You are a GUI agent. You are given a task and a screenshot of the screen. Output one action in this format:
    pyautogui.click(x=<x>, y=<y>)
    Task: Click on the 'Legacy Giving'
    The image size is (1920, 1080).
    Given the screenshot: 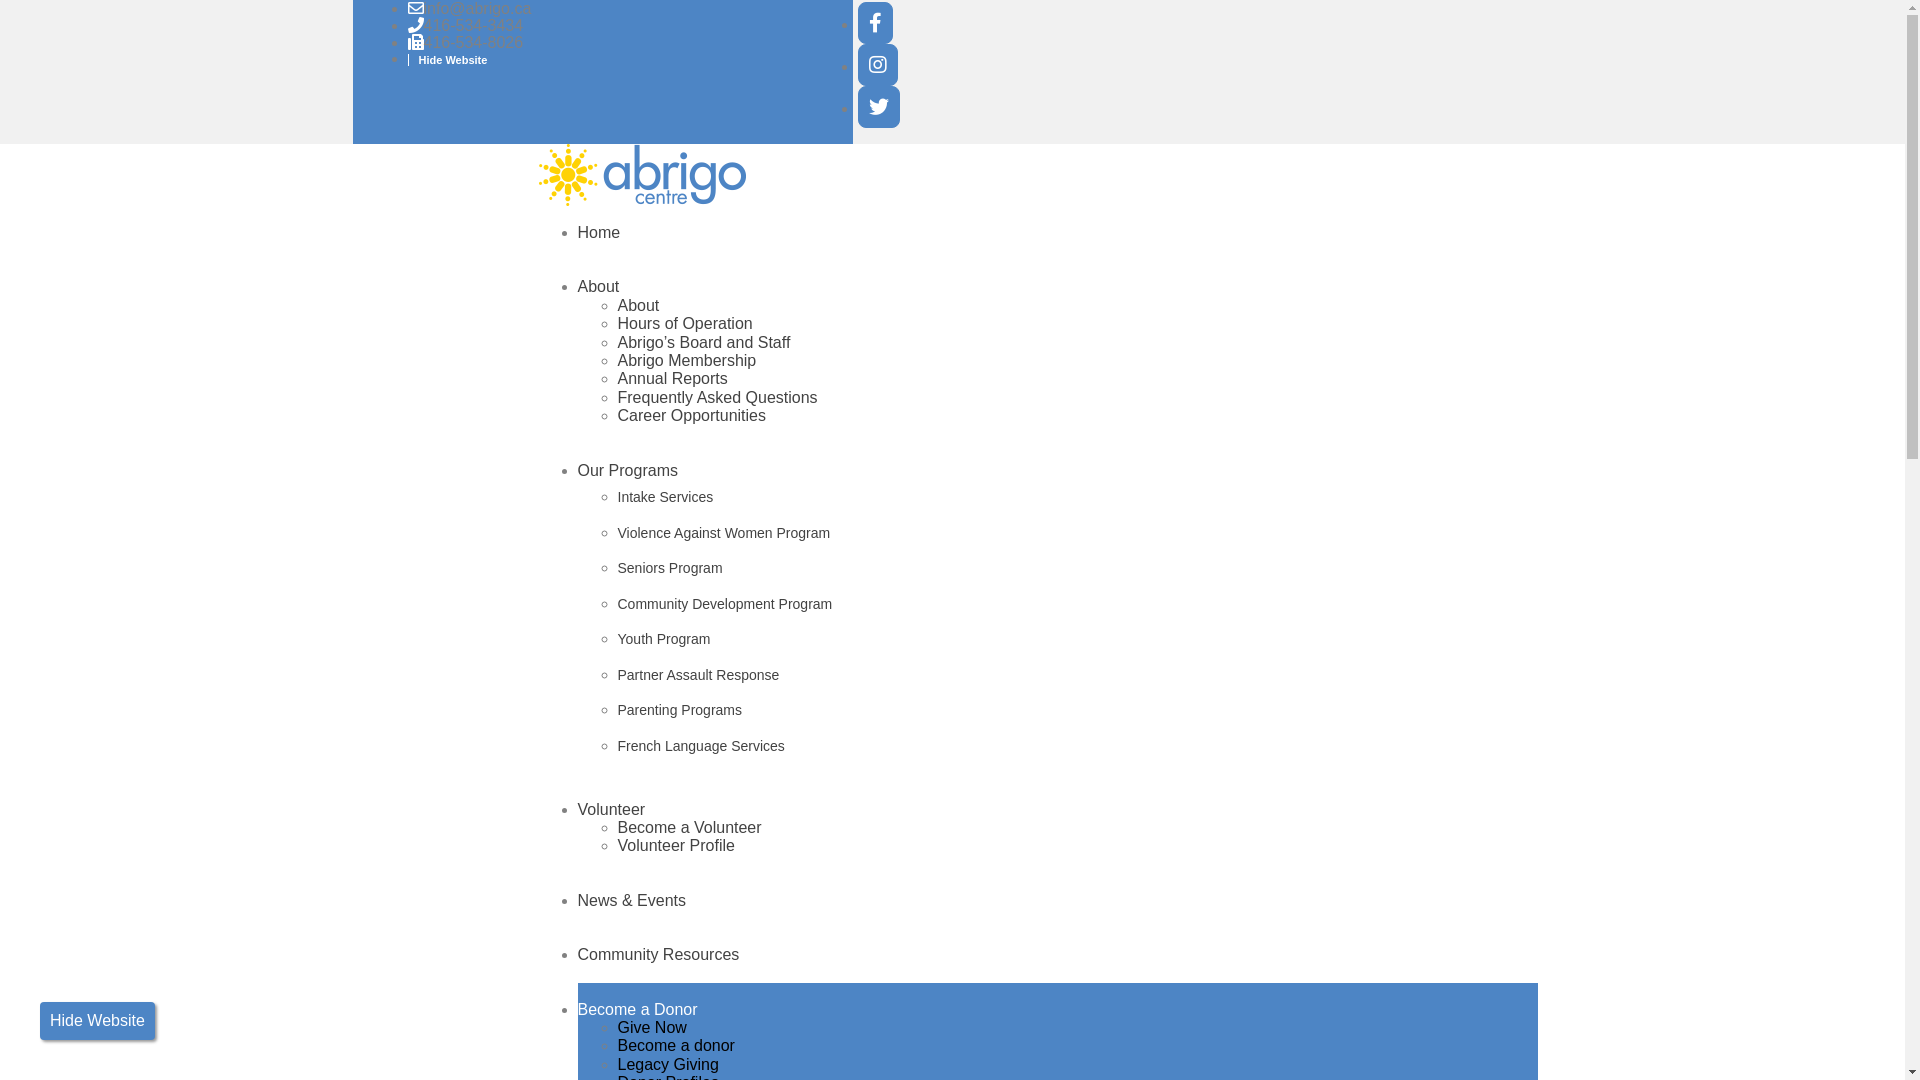 What is the action you would take?
    pyautogui.click(x=617, y=1063)
    